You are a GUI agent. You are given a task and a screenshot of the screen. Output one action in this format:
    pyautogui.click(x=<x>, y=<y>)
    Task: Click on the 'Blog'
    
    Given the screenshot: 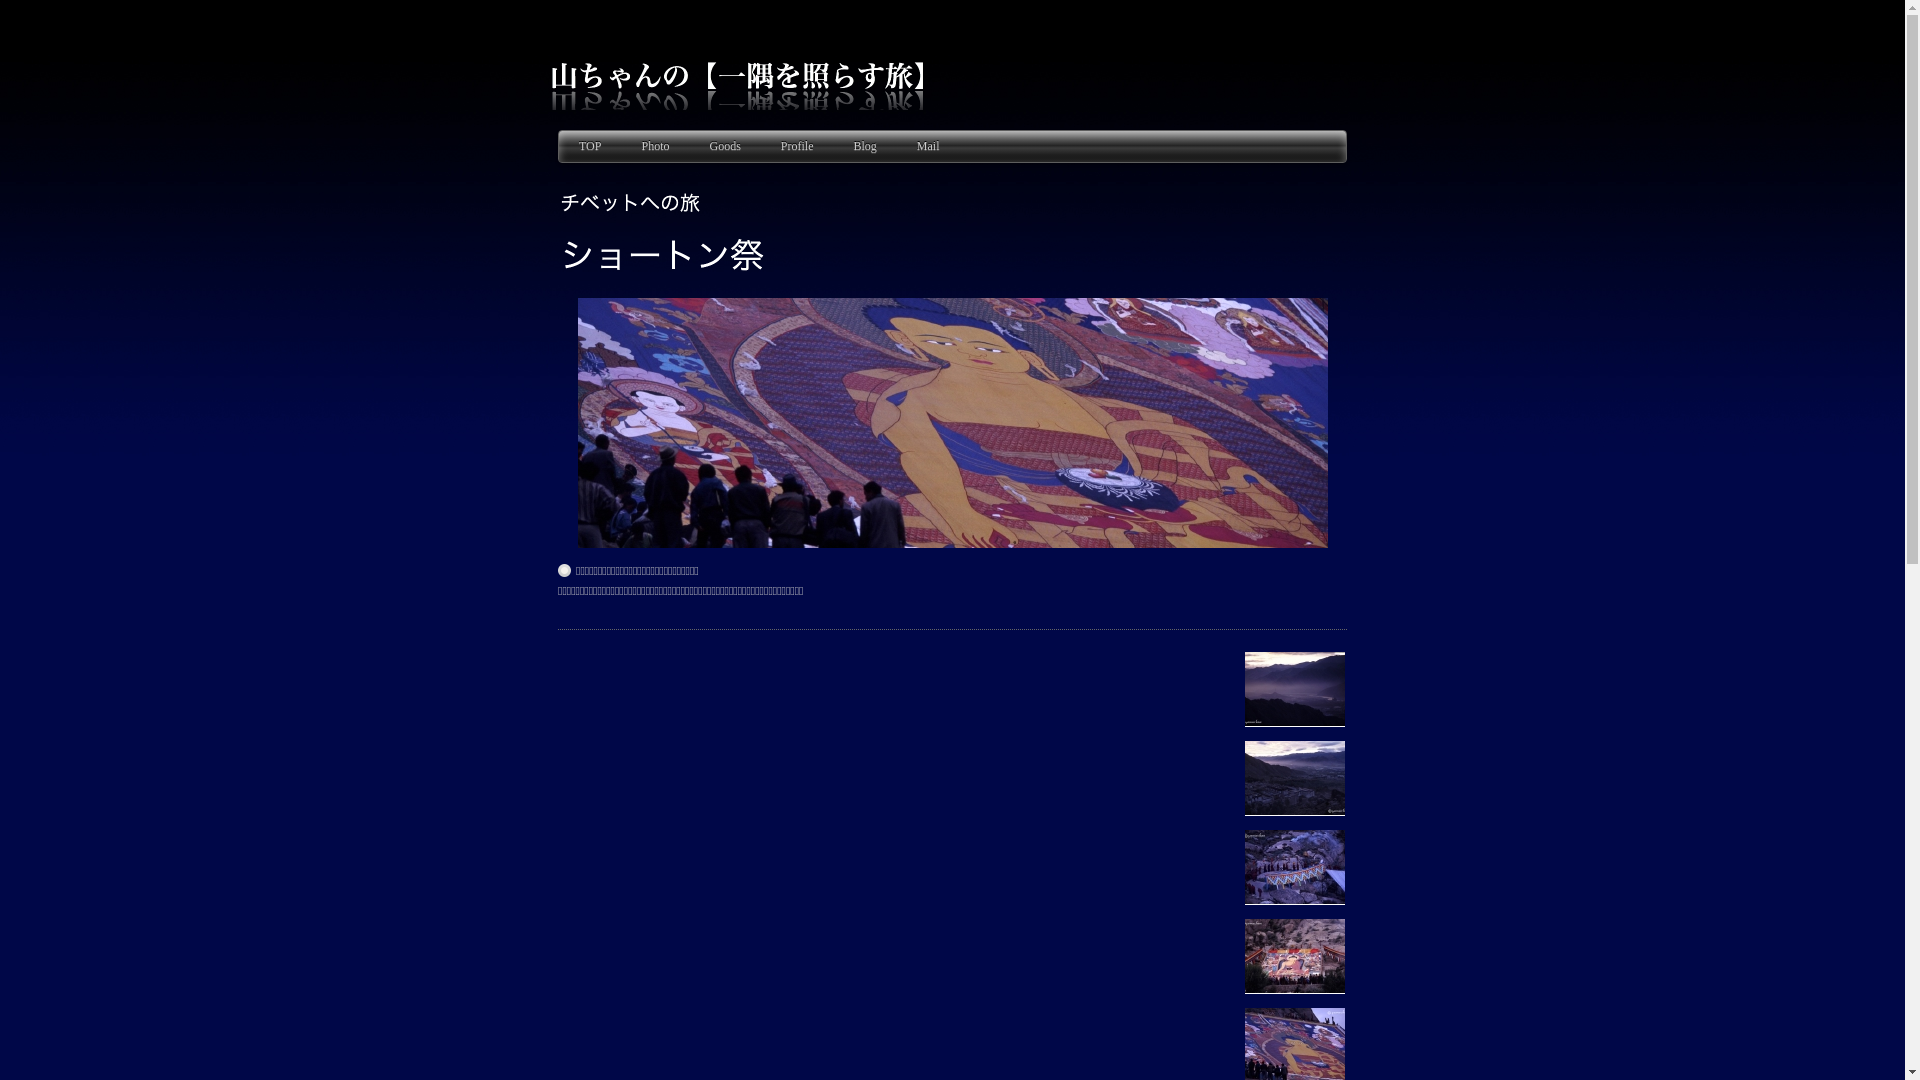 What is the action you would take?
    pyautogui.click(x=864, y=145)
    